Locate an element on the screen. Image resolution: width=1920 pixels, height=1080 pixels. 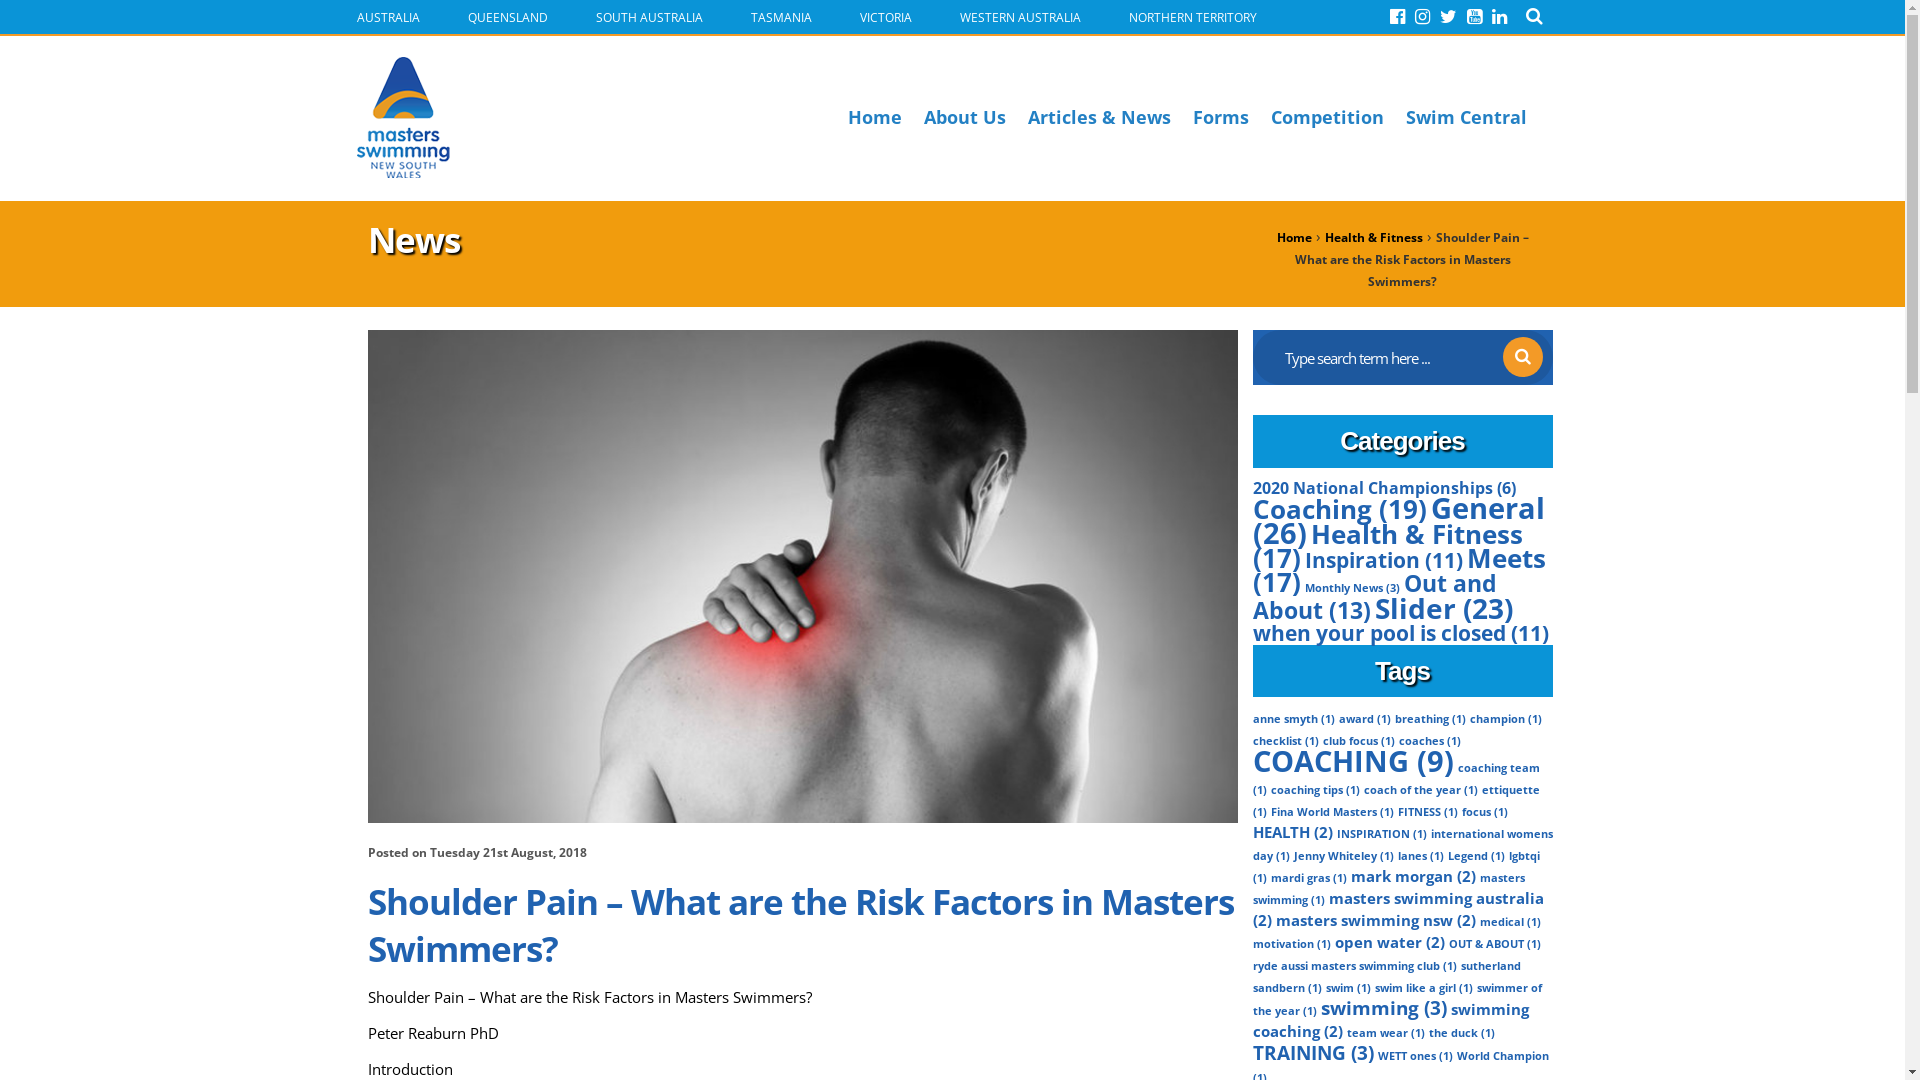
'COACHING (9)' is located at coordinates (1352, 760).